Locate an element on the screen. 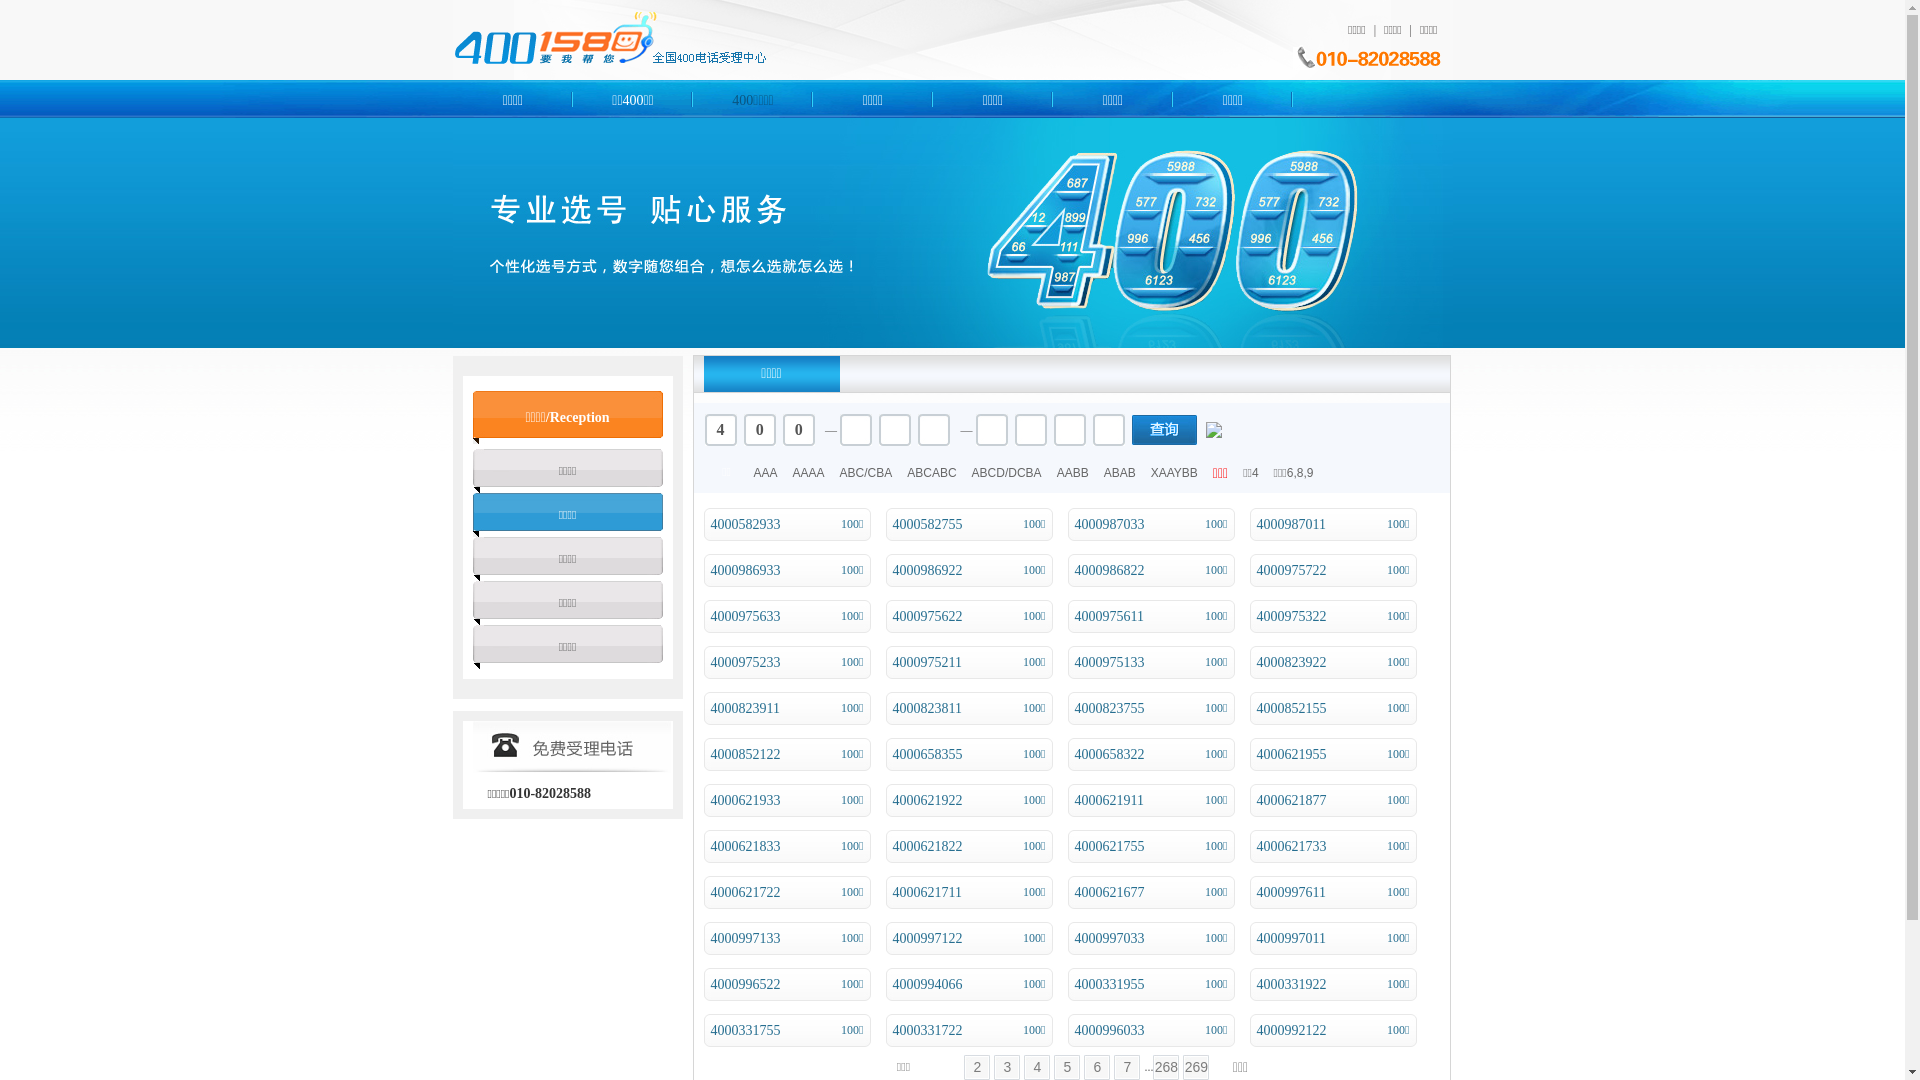 This screenshot has width=1920, height=1080. 'AABB' is located at coordinates (1050, 473).